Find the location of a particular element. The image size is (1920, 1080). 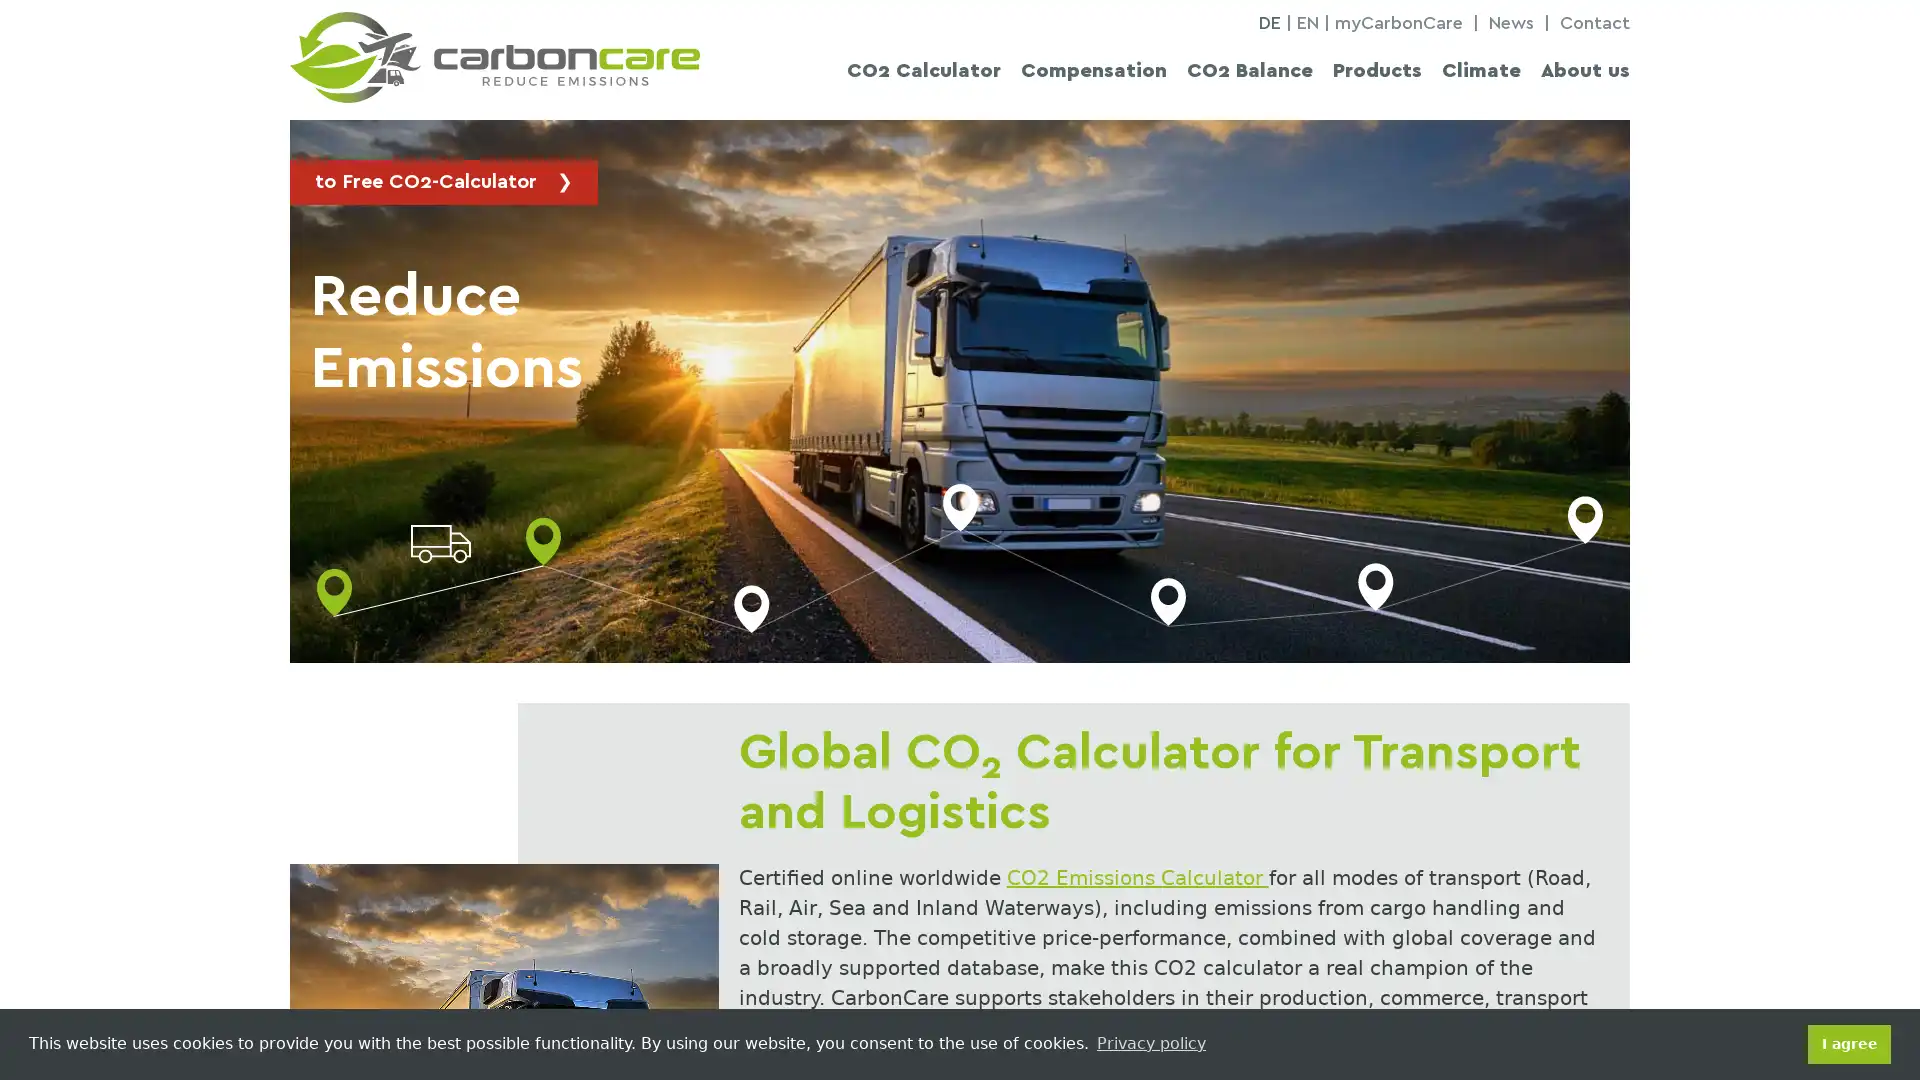

learn more about cookies is located at coordinates (1151, 1043).